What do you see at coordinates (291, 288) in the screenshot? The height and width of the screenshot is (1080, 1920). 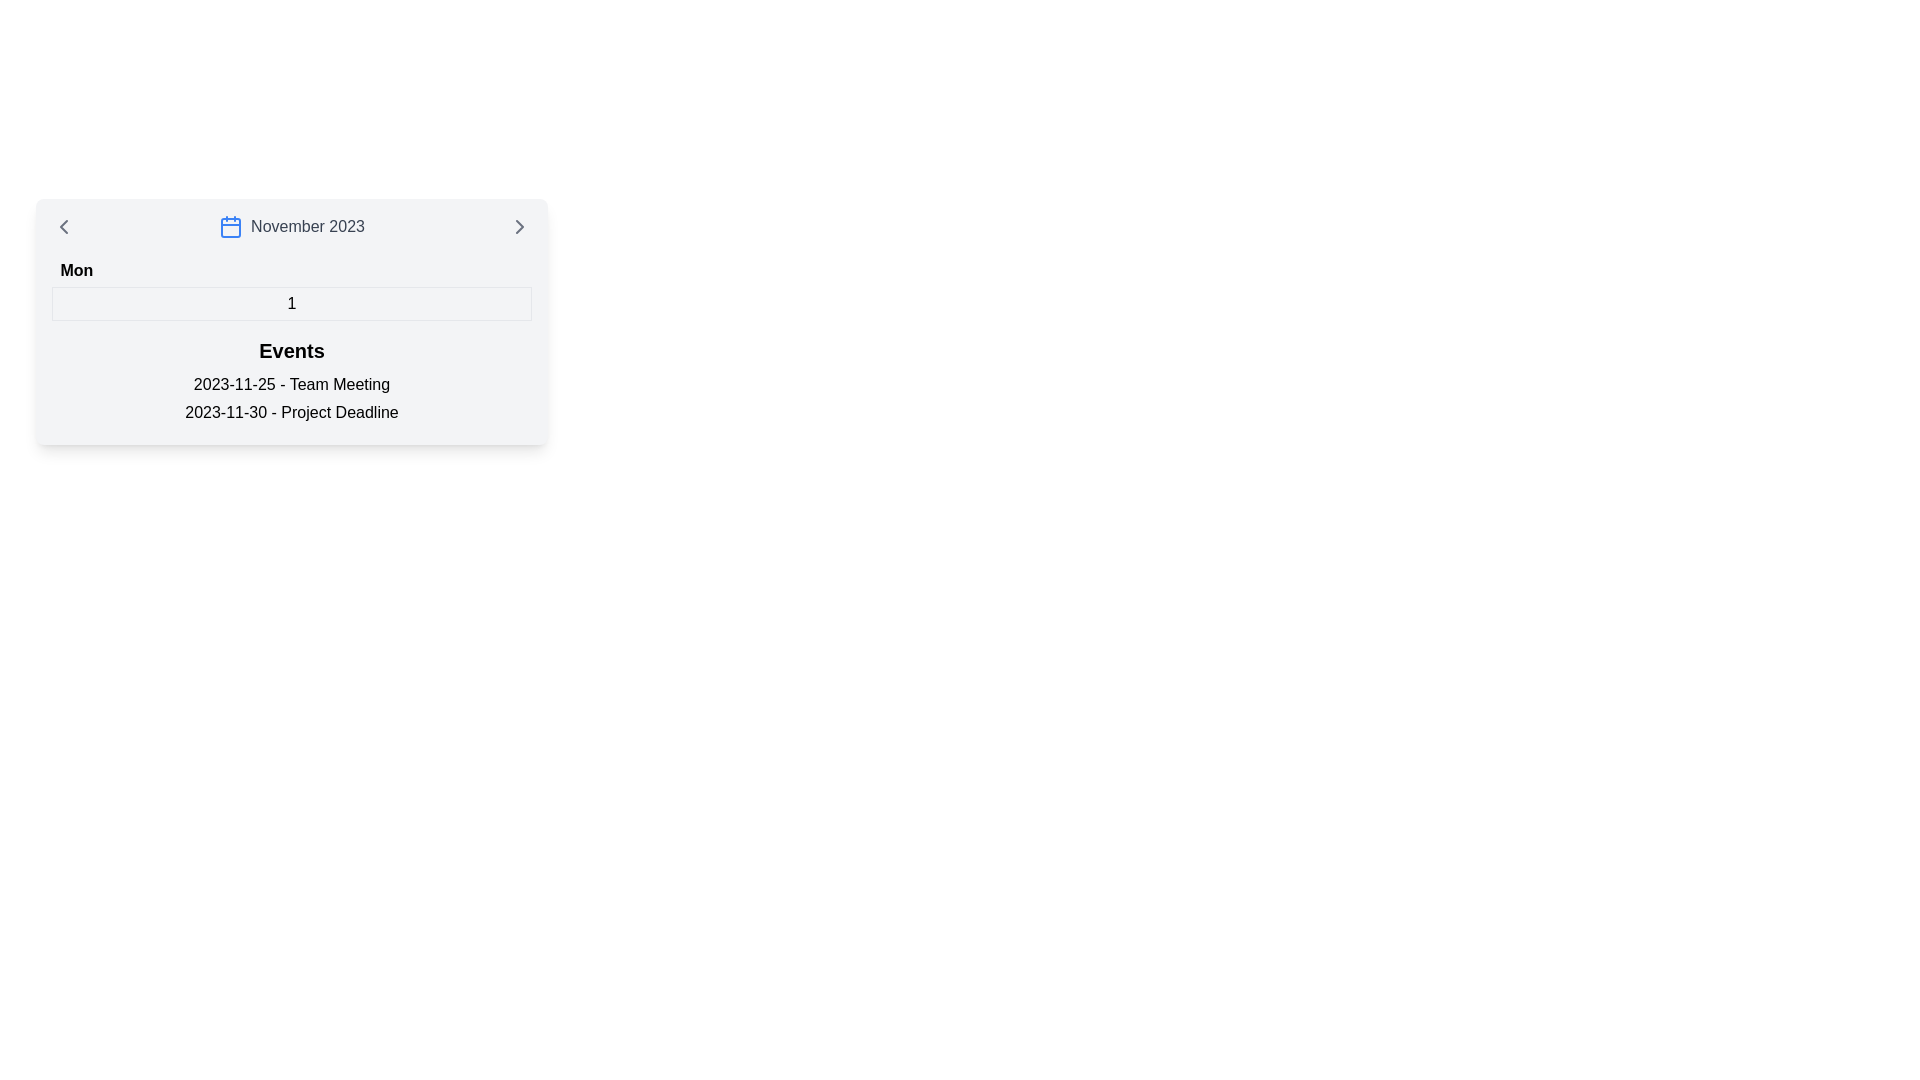 I see `the calendar table cell representing Monday, the 1st of November 2023` at bounding box center [291, 288].